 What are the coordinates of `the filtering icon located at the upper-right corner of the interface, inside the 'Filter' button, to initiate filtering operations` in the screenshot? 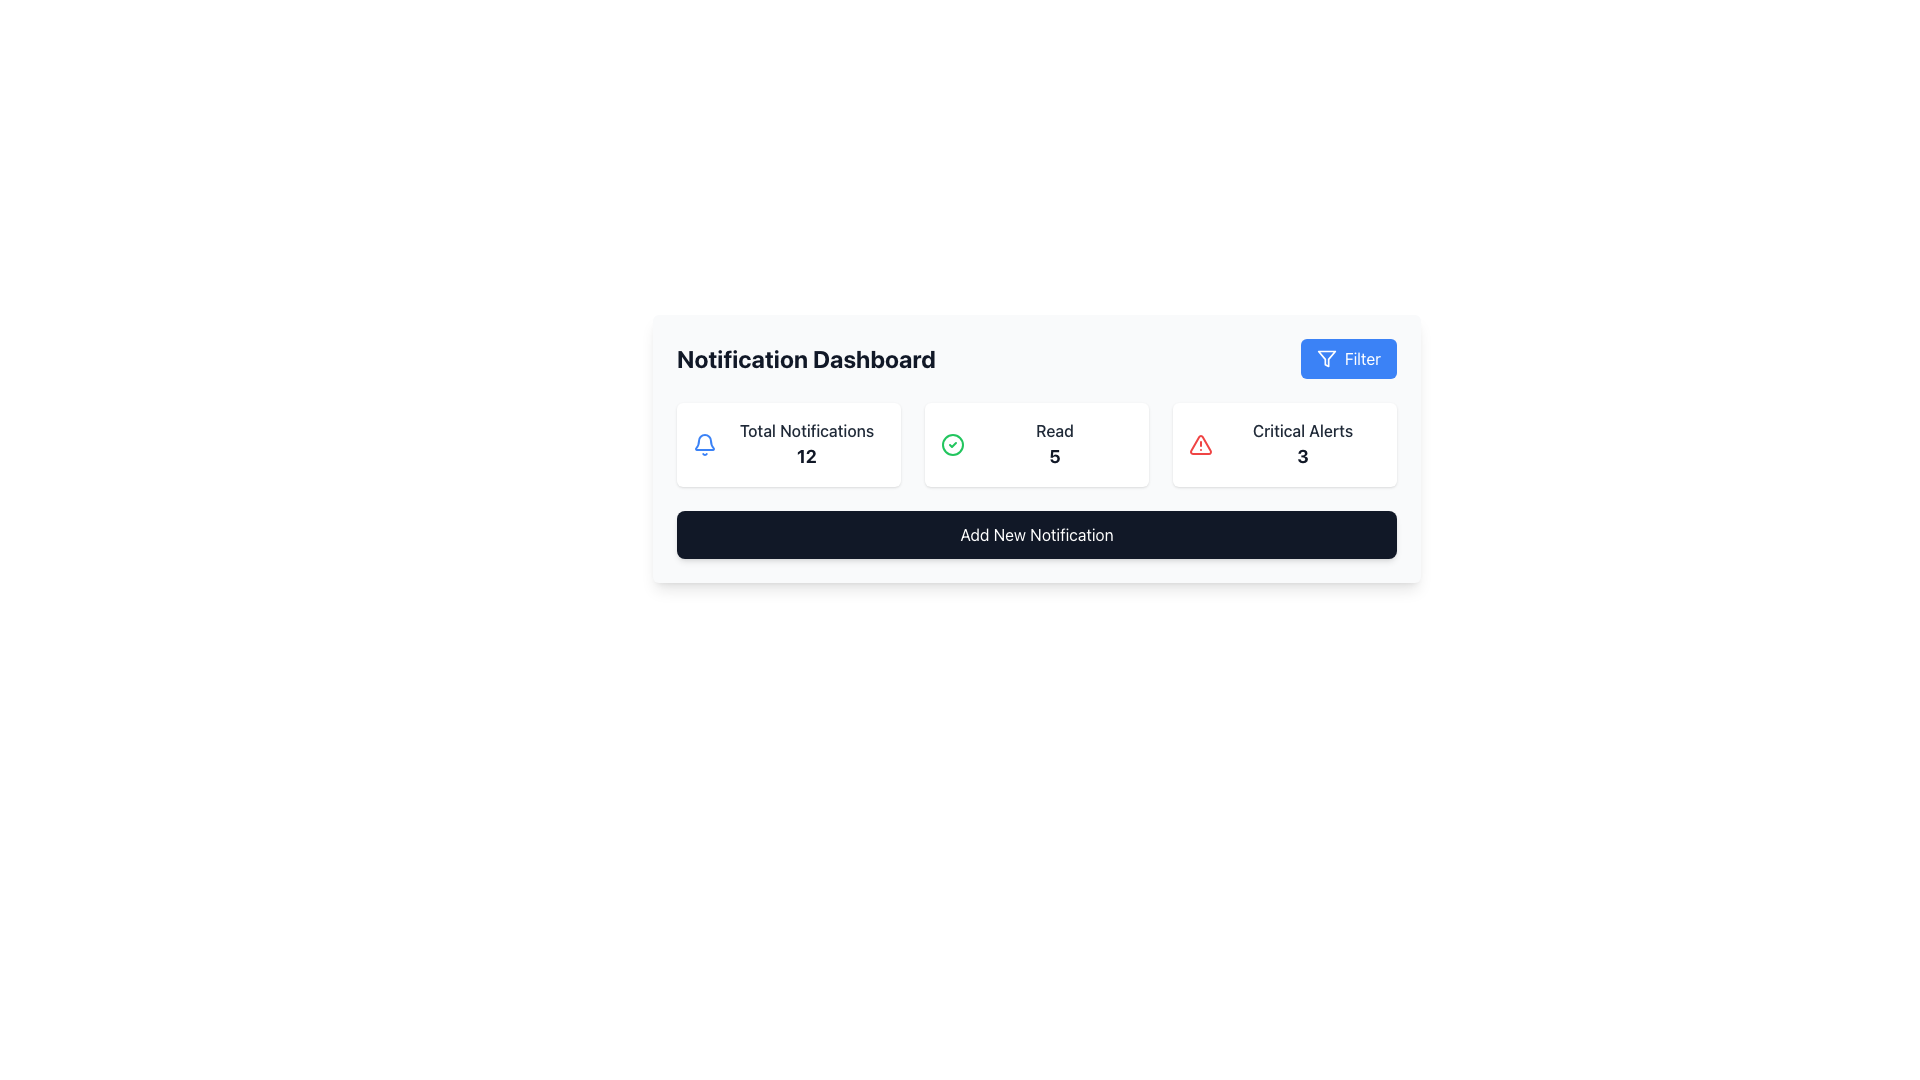 It's located at (1325, 357).